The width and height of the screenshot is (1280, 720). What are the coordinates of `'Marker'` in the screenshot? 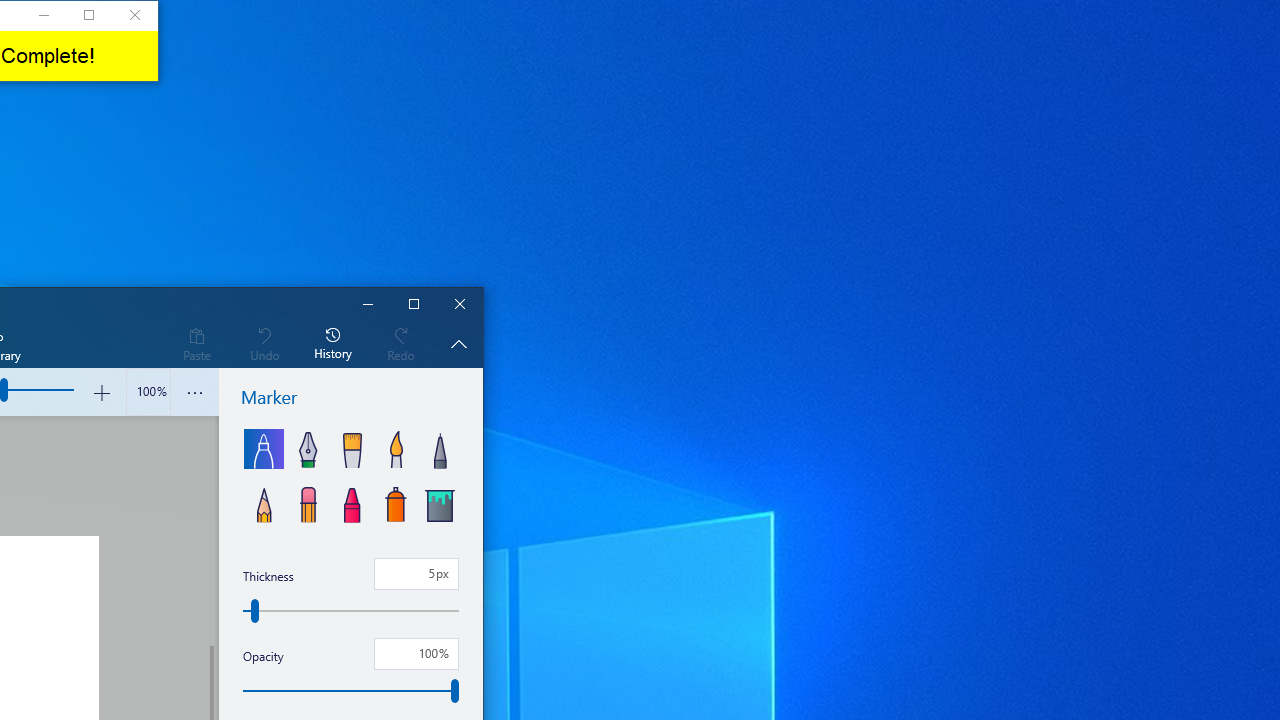 It's located at (263, 447).